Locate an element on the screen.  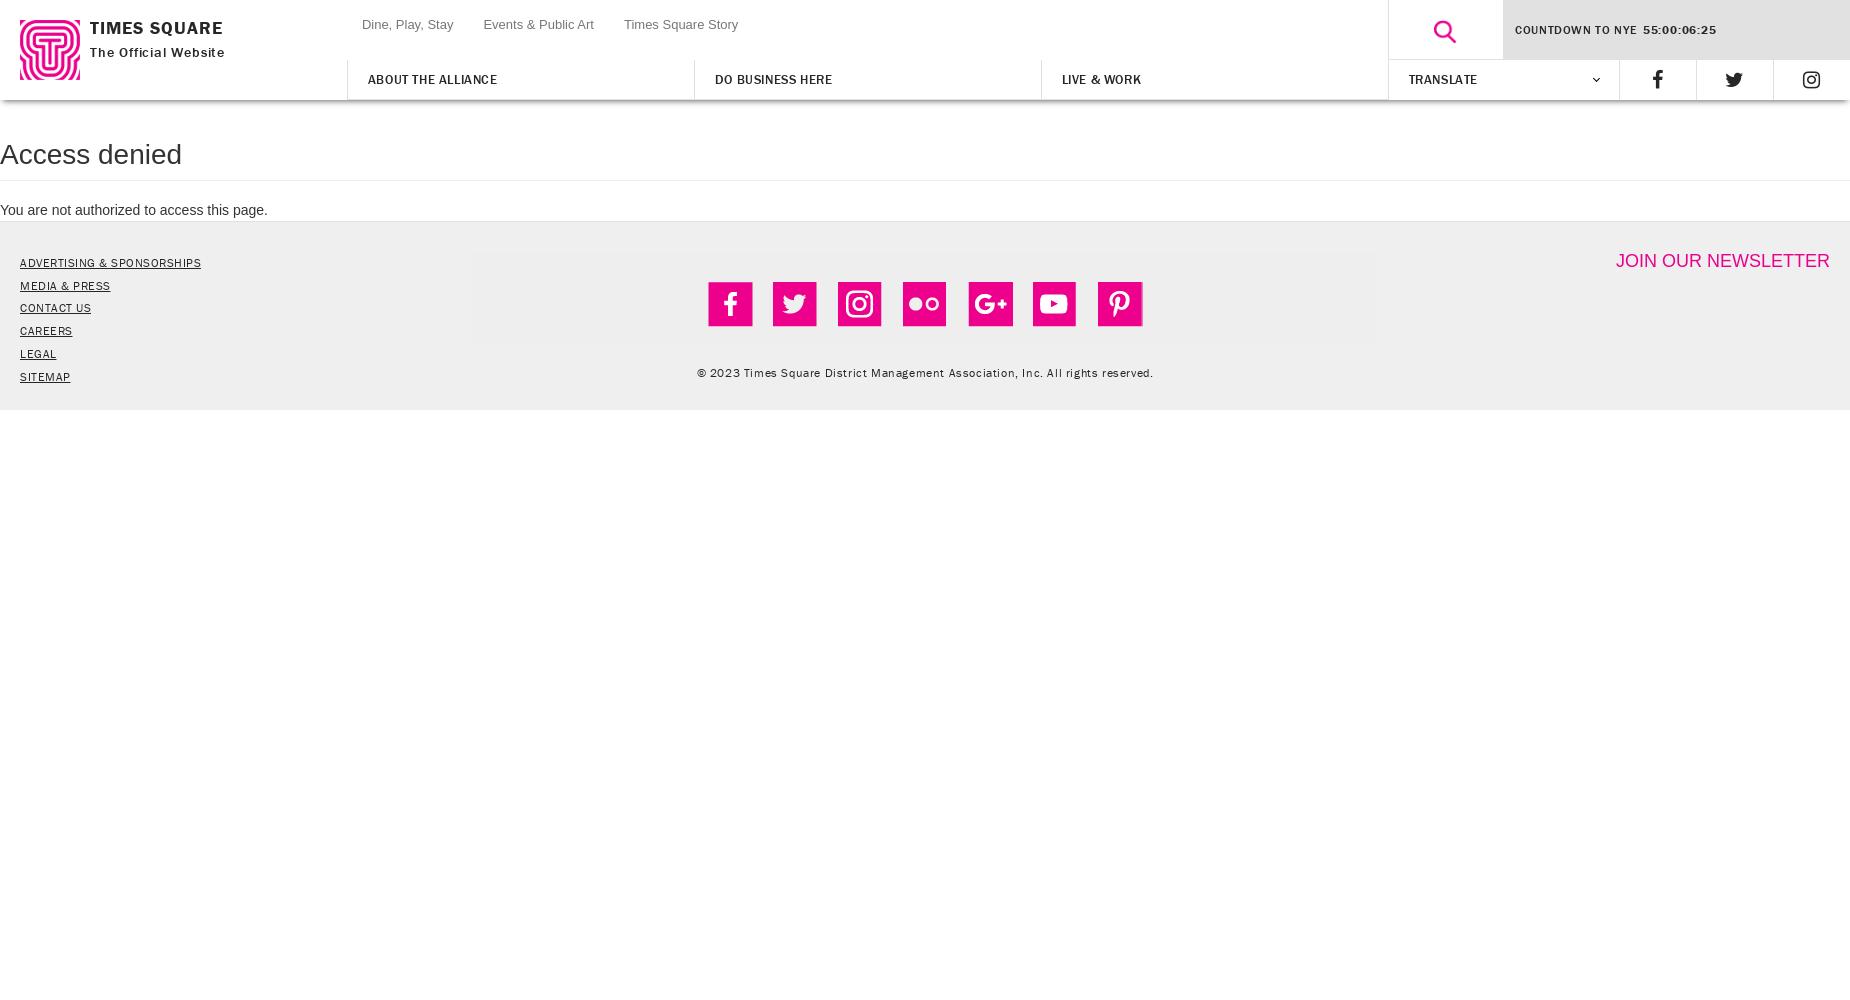
'About the Alliance' is located at coordinates (430, 78).